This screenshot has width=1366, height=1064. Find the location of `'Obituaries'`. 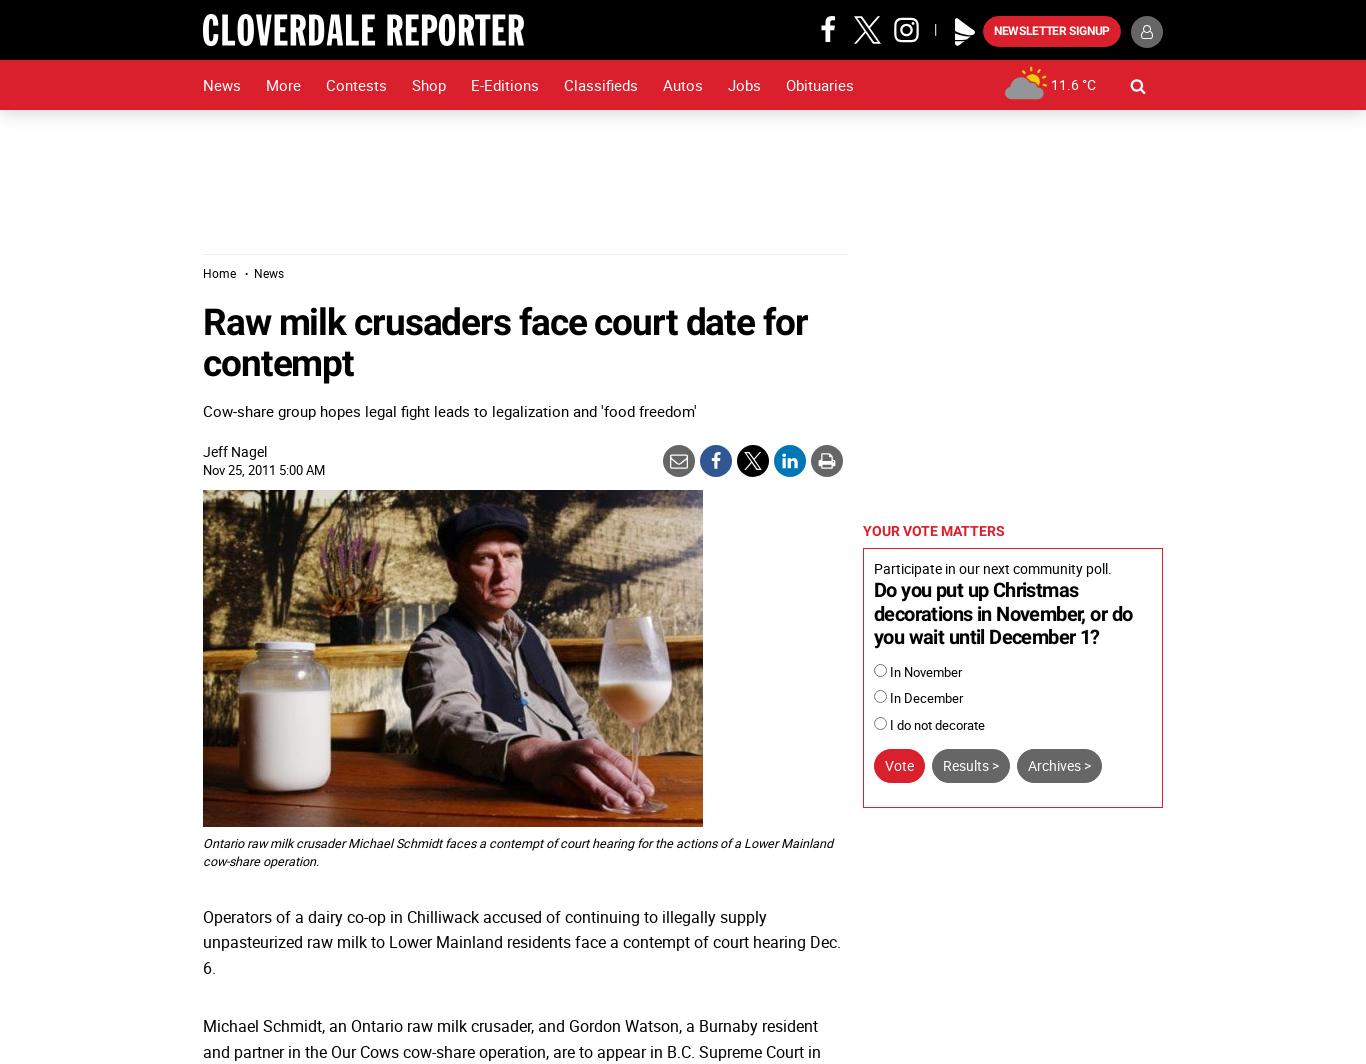

'Obituaries' is located at coordinates (819, 85).